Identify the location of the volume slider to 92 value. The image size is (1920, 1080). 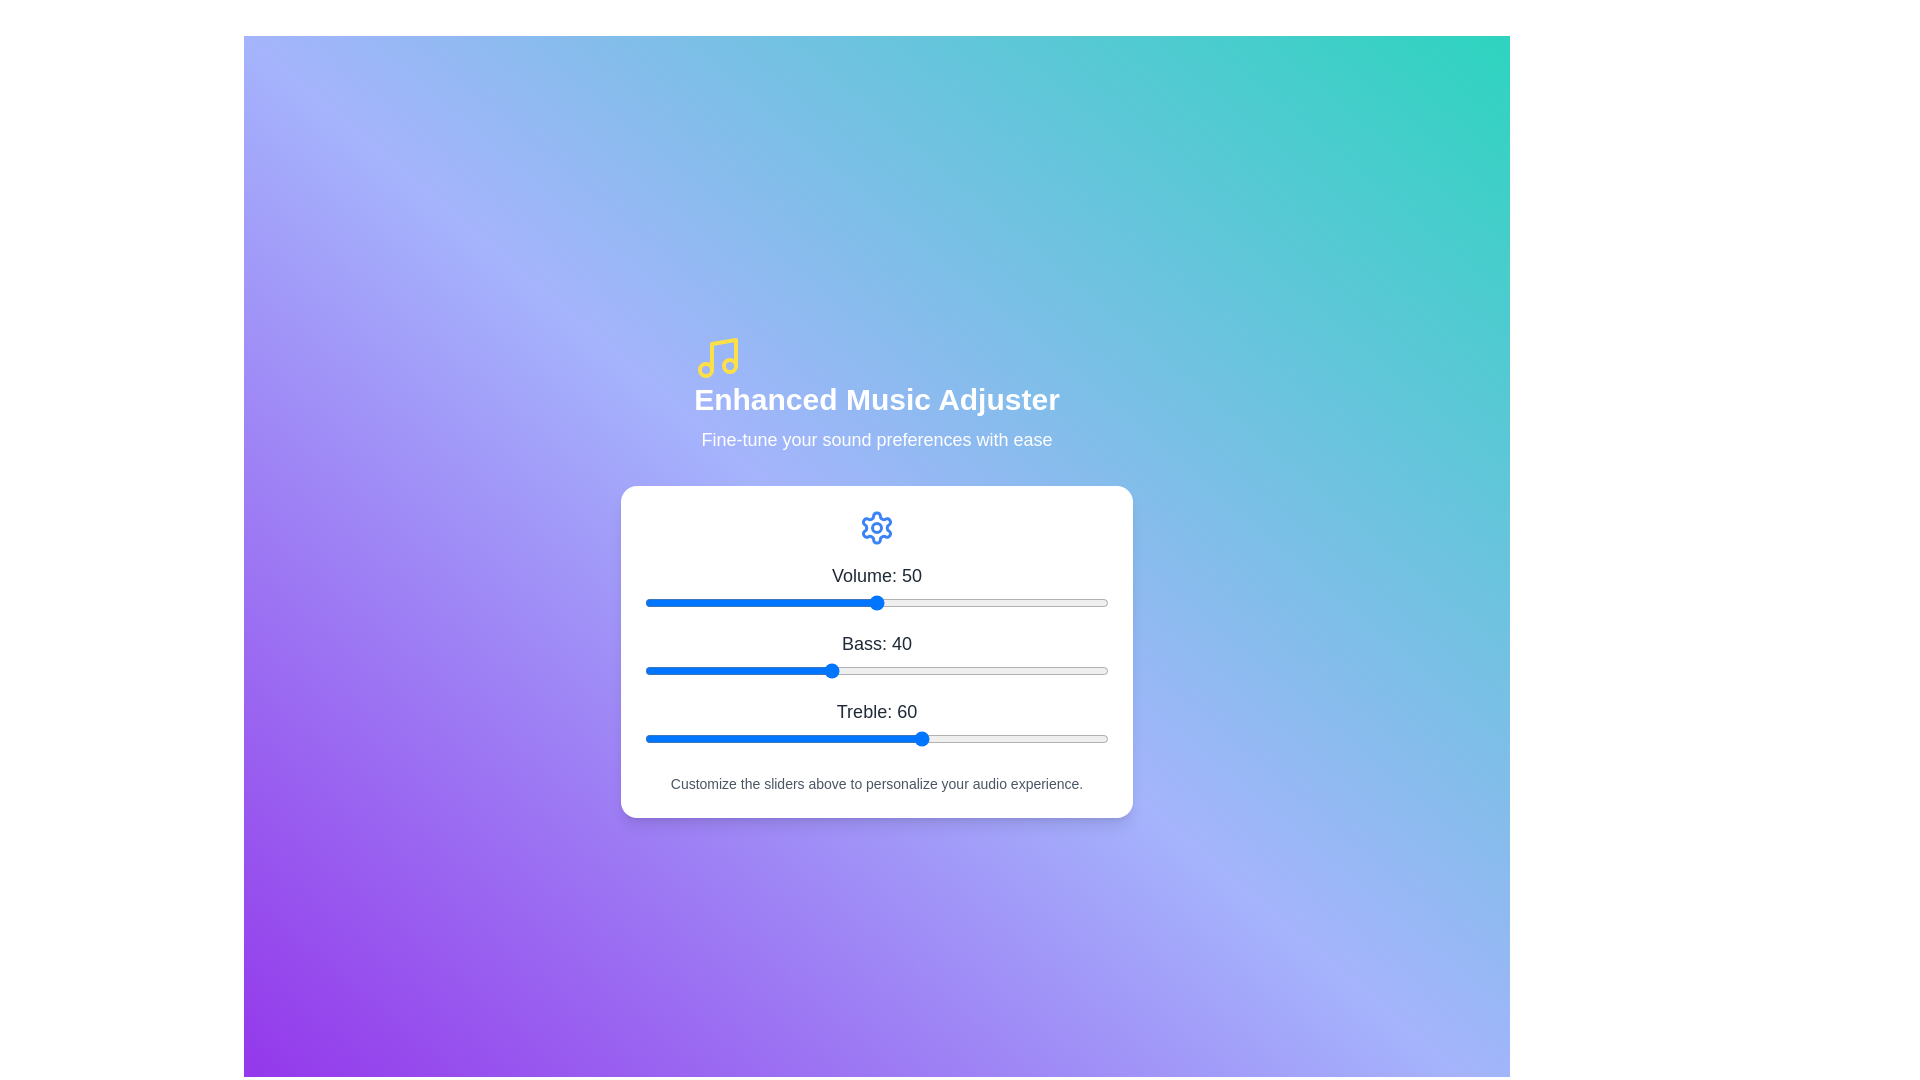
(1070, 601).